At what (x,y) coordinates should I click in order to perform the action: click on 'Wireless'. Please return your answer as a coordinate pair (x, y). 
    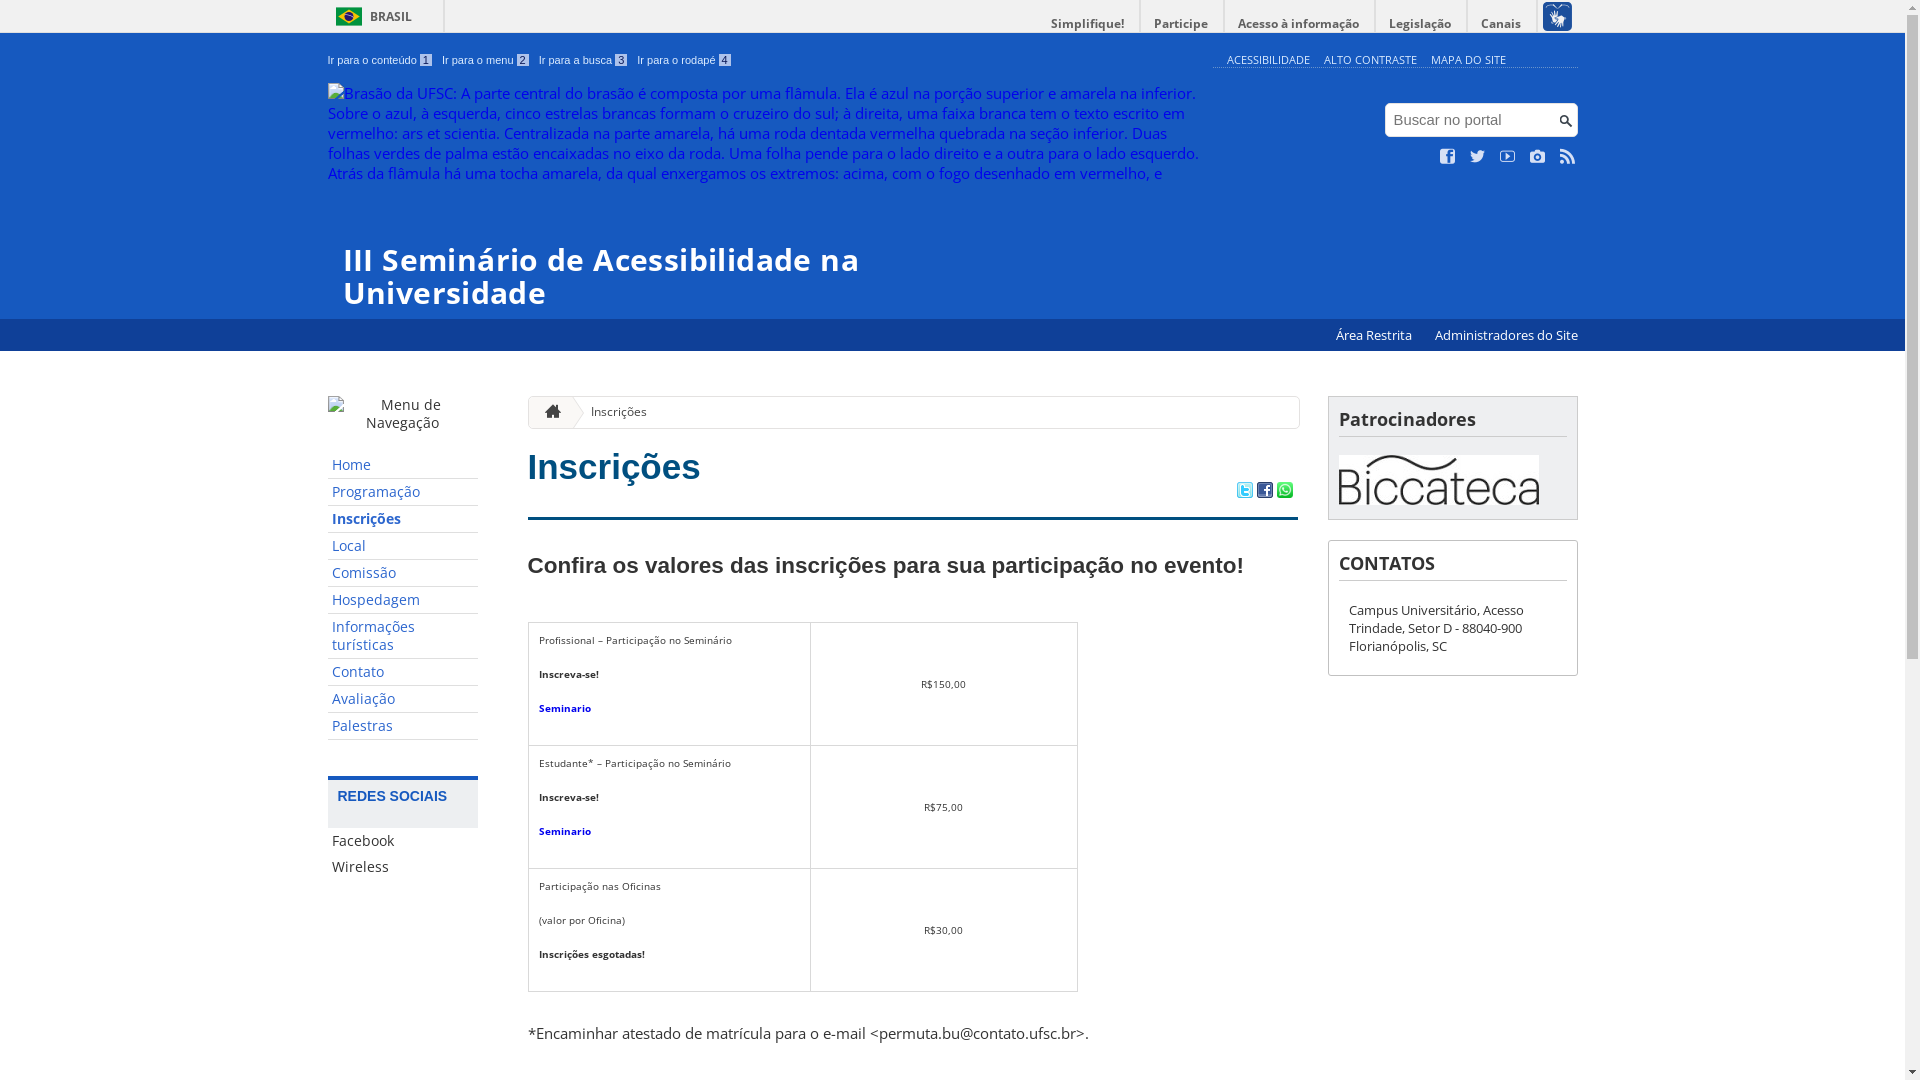
    Looking at the image, I should click on (327, 866).